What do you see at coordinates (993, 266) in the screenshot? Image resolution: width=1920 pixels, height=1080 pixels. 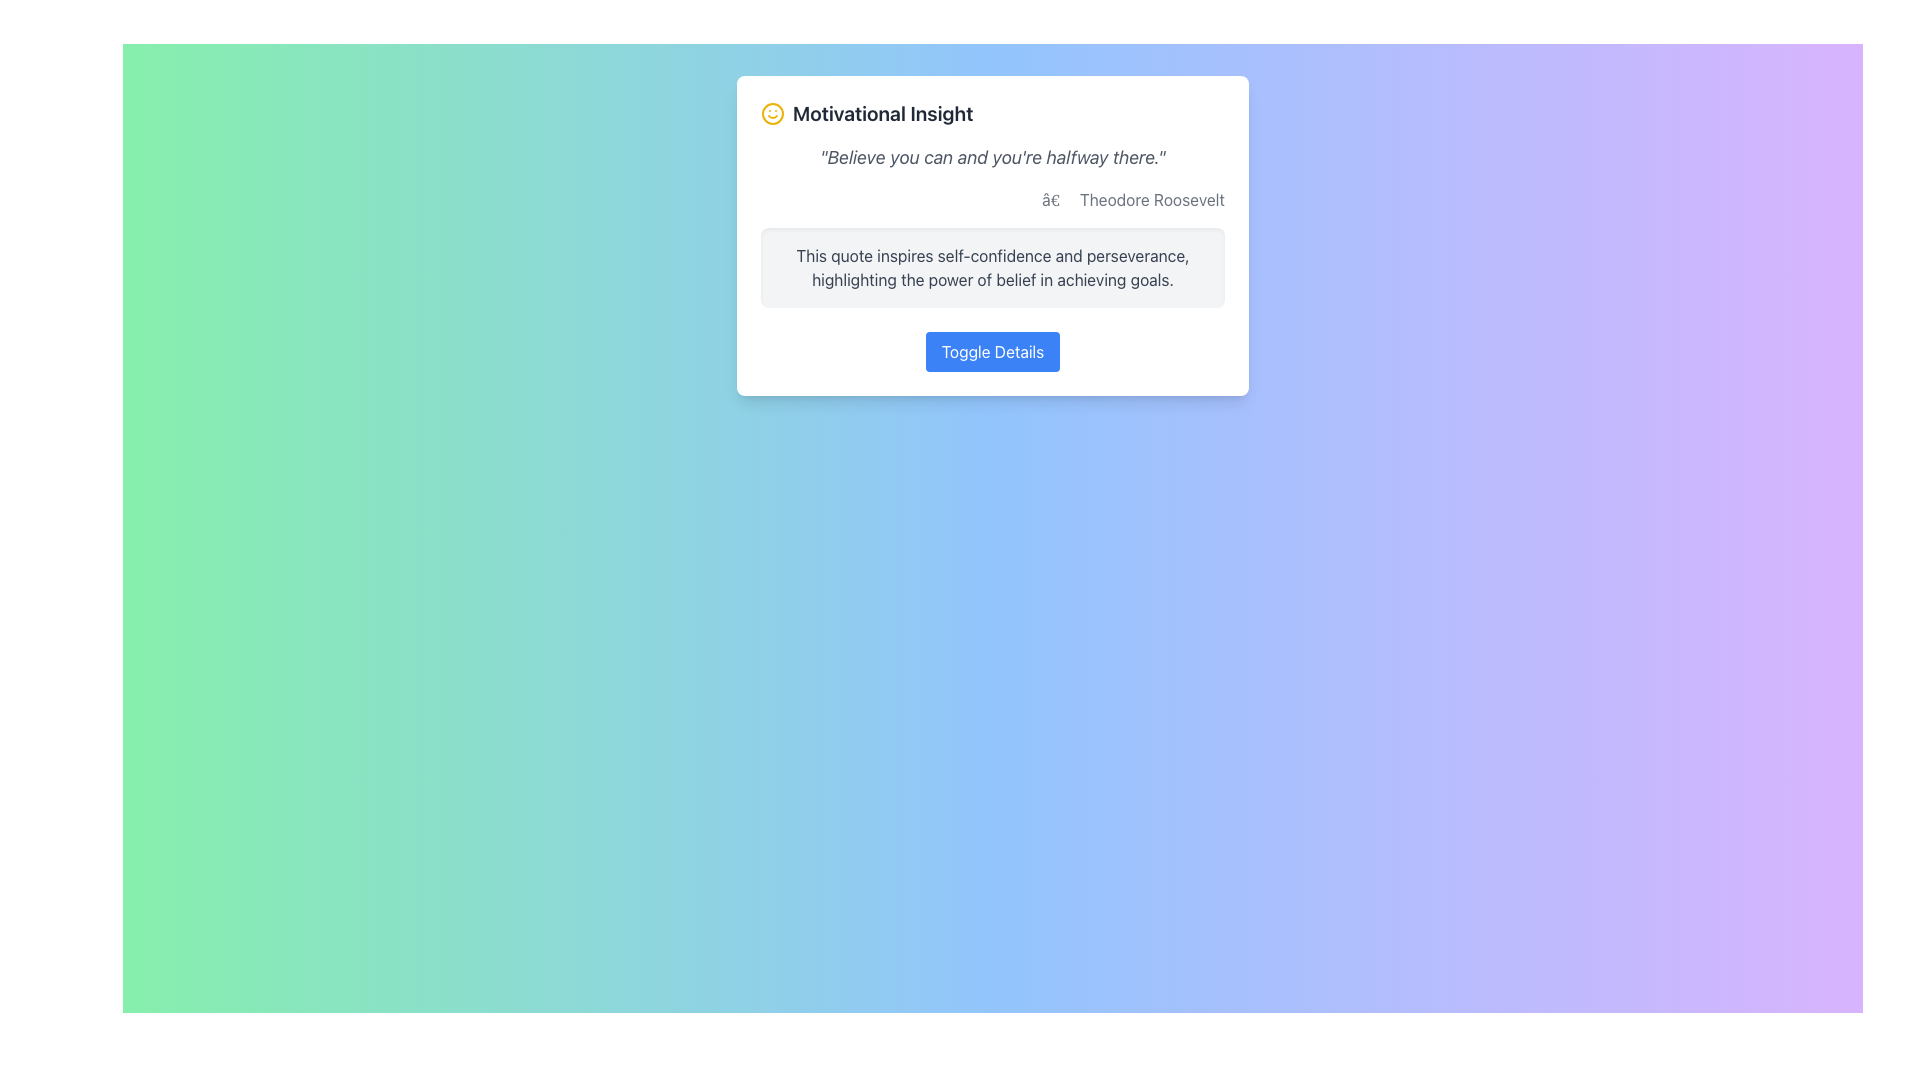 I see `the informational text block that displays a motivational message, located within a white card component below the quote and author information` at bounding box center [993, 266].